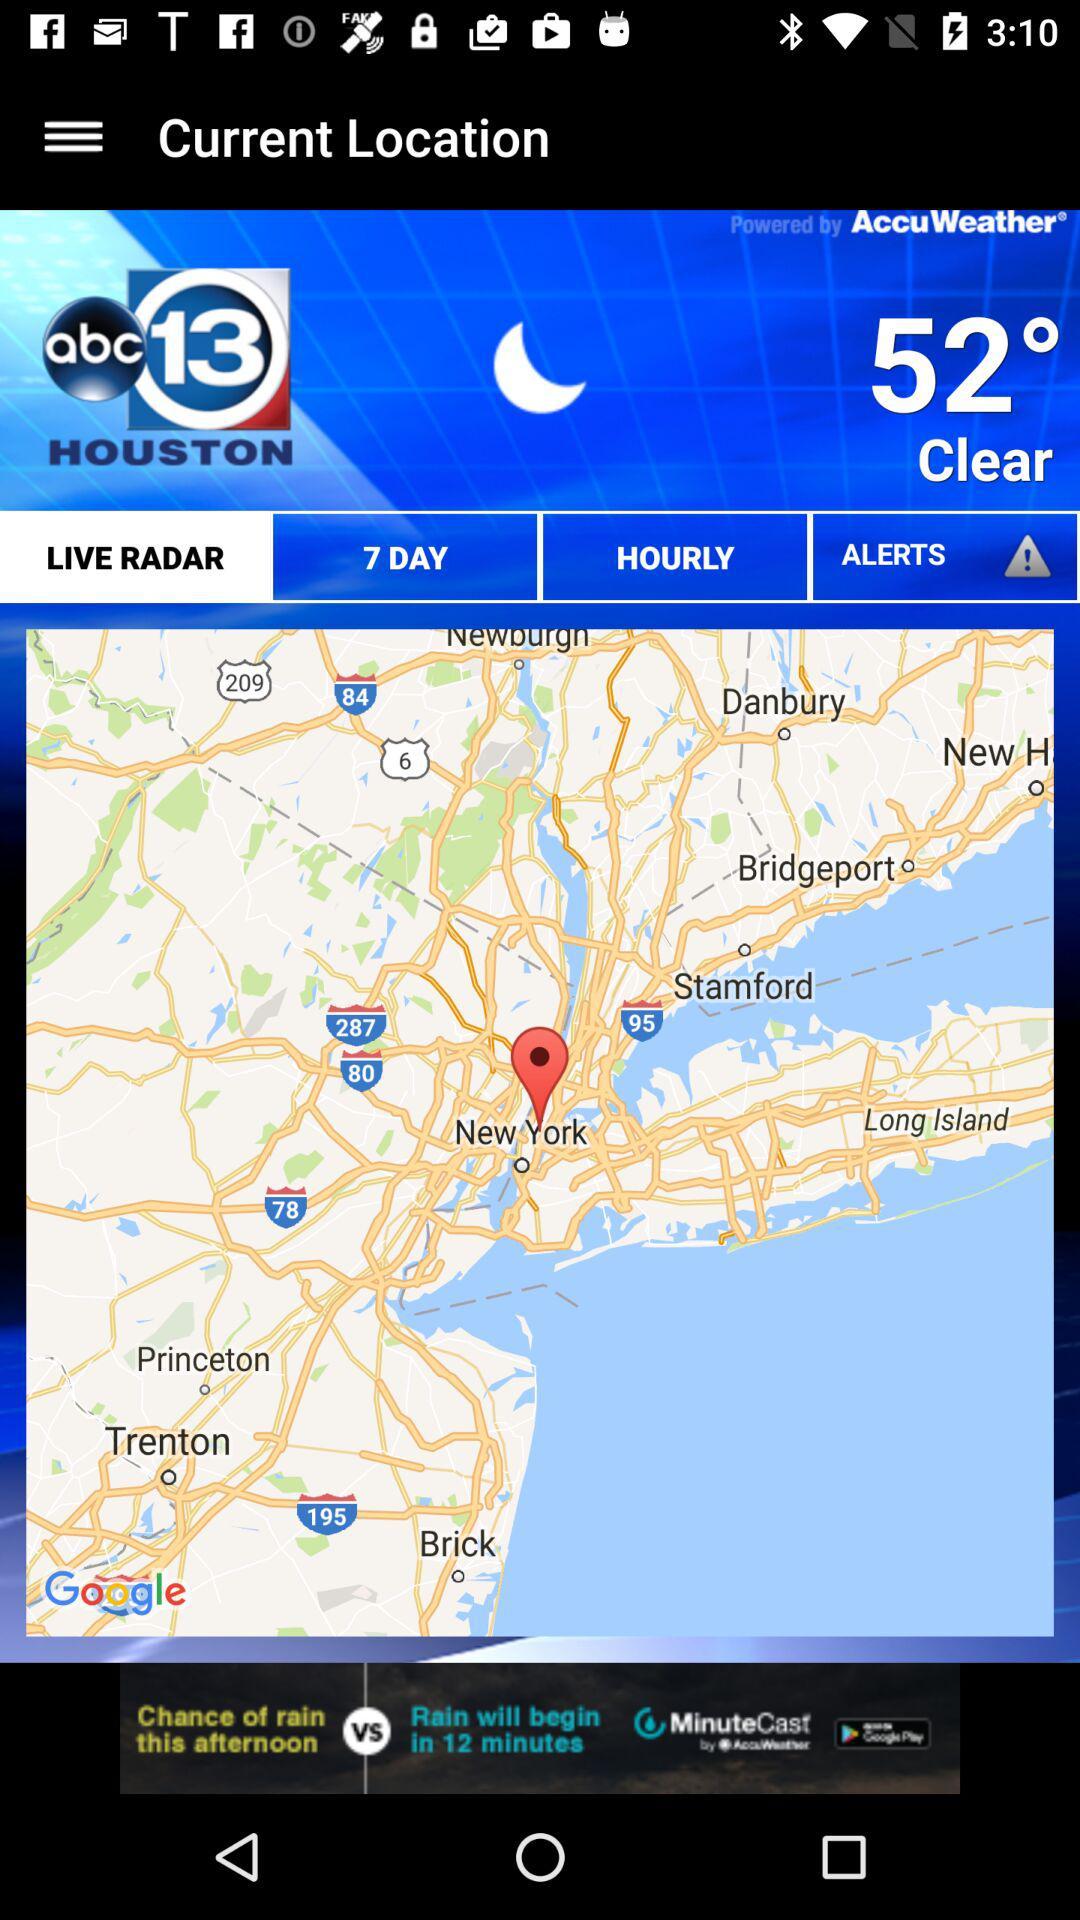 This screenshot has height=1920, width=1080. I want to click on look at options, so click(72, 135).